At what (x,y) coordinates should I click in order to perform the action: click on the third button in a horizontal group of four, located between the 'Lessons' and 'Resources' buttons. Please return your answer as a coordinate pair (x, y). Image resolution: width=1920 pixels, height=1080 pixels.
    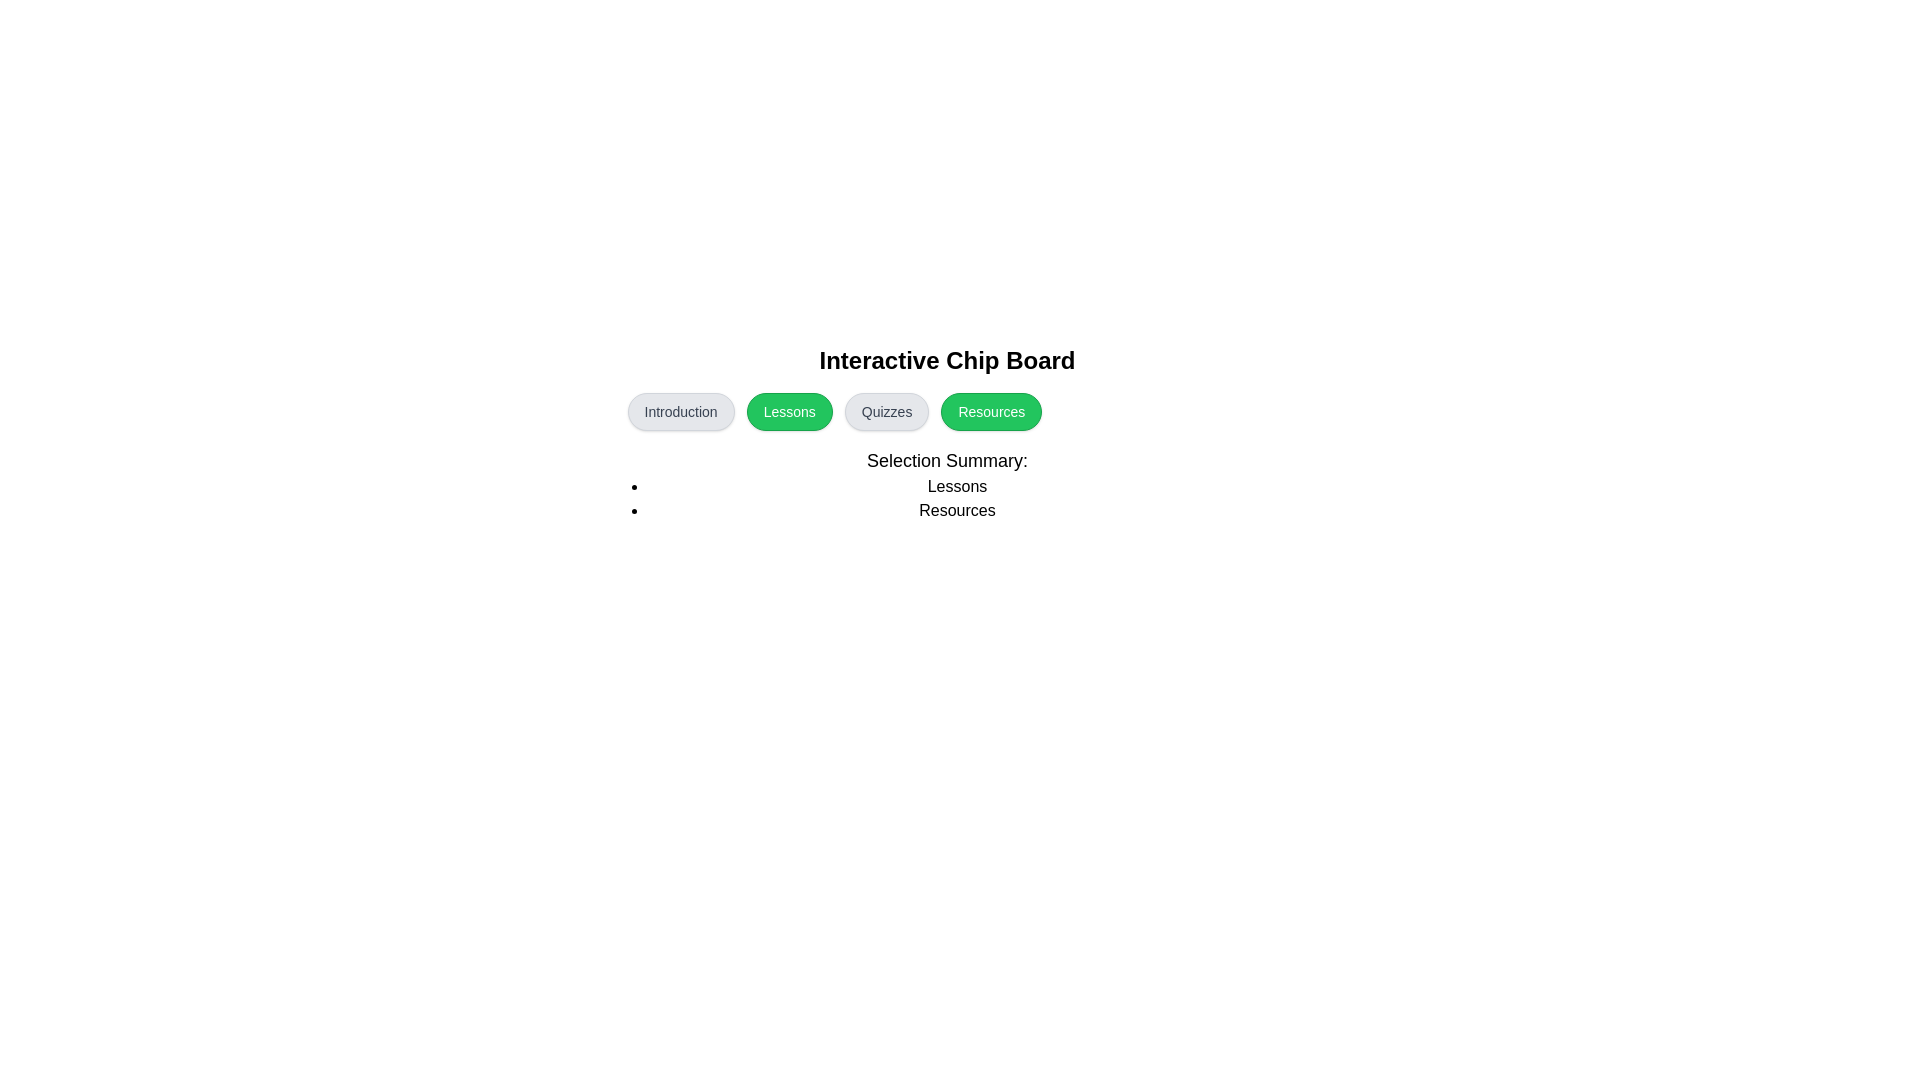
    Looking at the image, I should click on (886, 411).